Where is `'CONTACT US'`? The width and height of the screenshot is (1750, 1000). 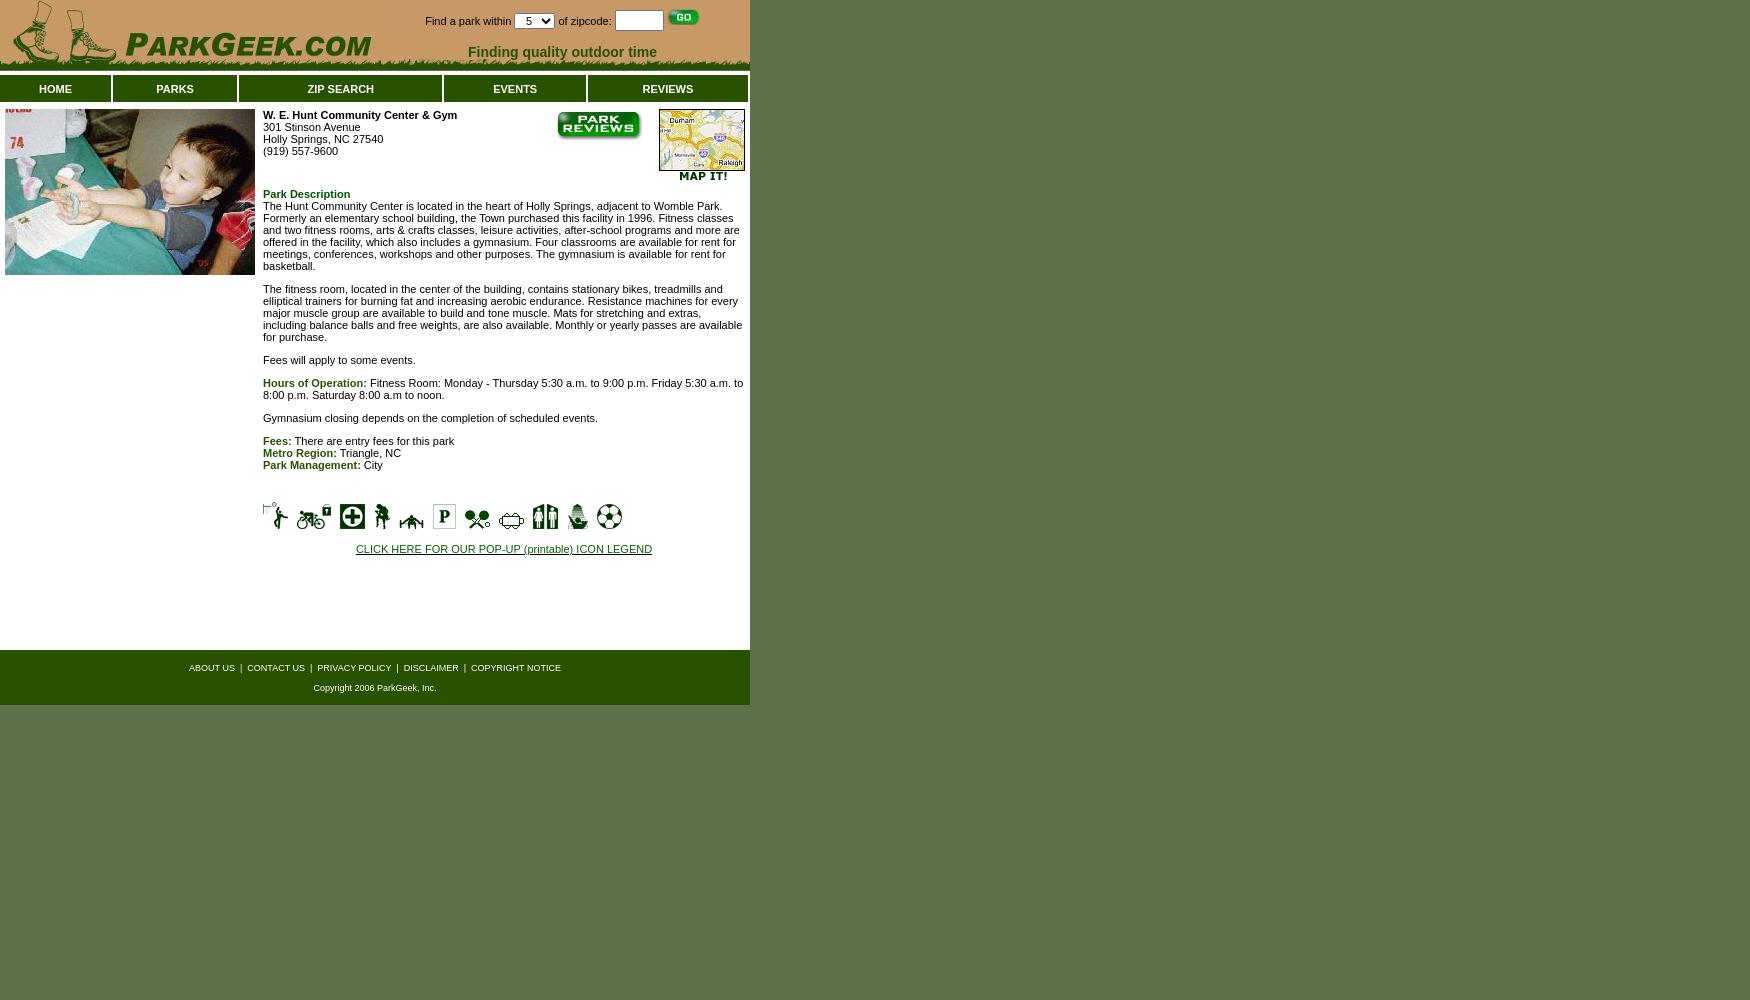
'CONTACT US' is located at coordinates (274, 667).